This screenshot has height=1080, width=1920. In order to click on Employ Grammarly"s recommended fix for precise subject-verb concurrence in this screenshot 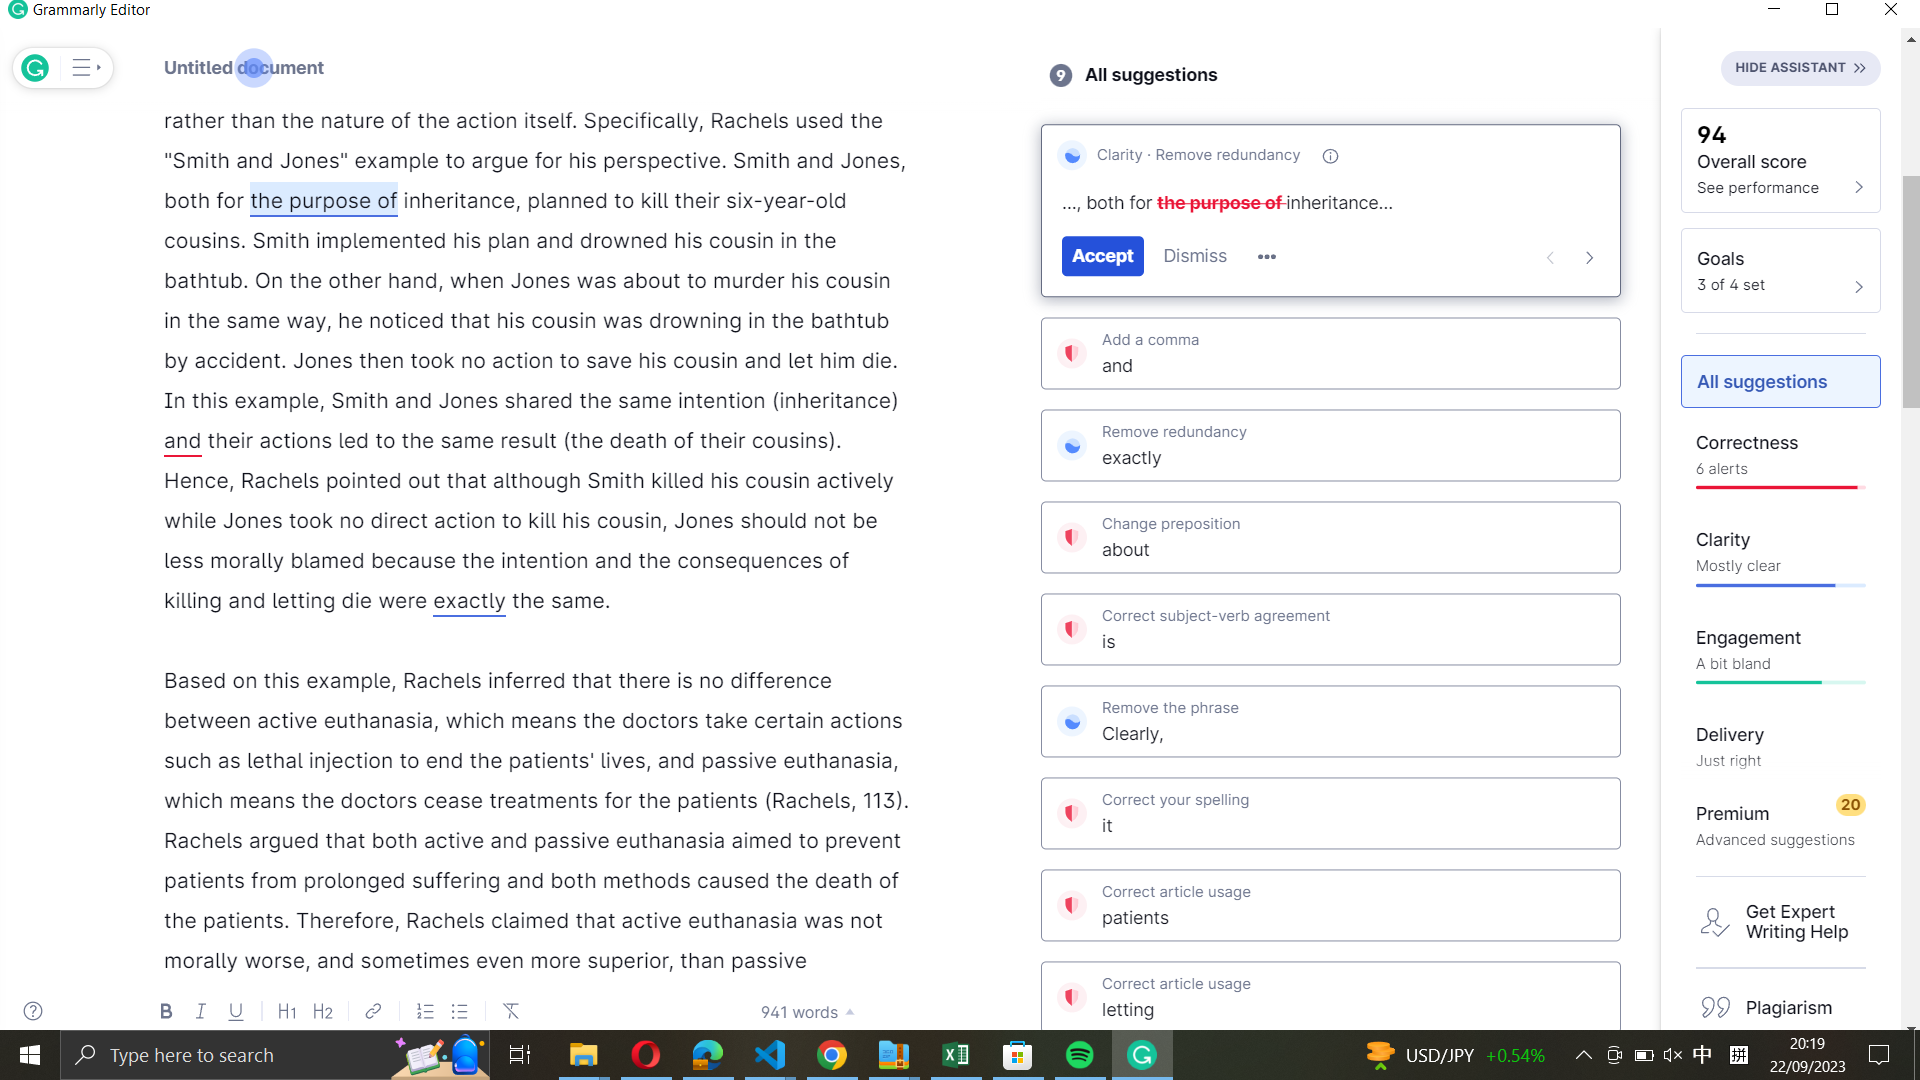, I will do `click(1329, 630)`.